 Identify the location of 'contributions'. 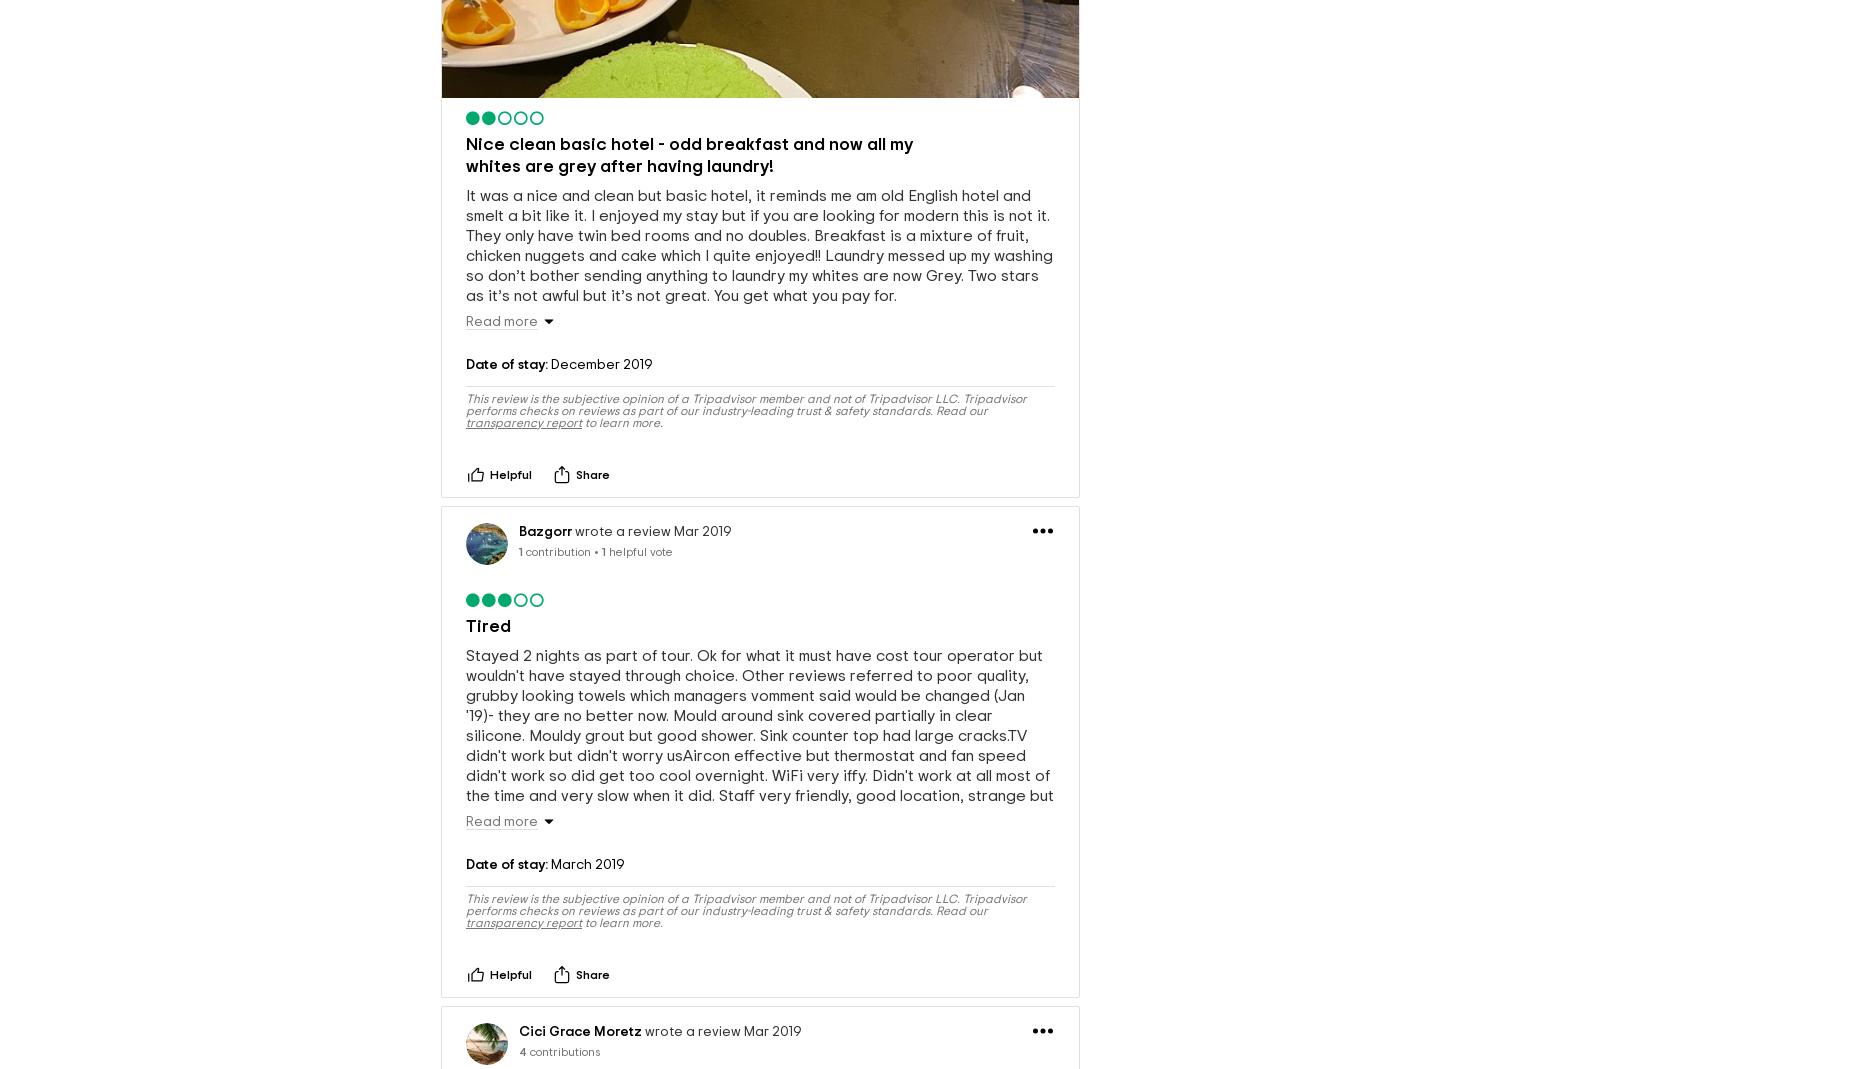
(564, 1051).